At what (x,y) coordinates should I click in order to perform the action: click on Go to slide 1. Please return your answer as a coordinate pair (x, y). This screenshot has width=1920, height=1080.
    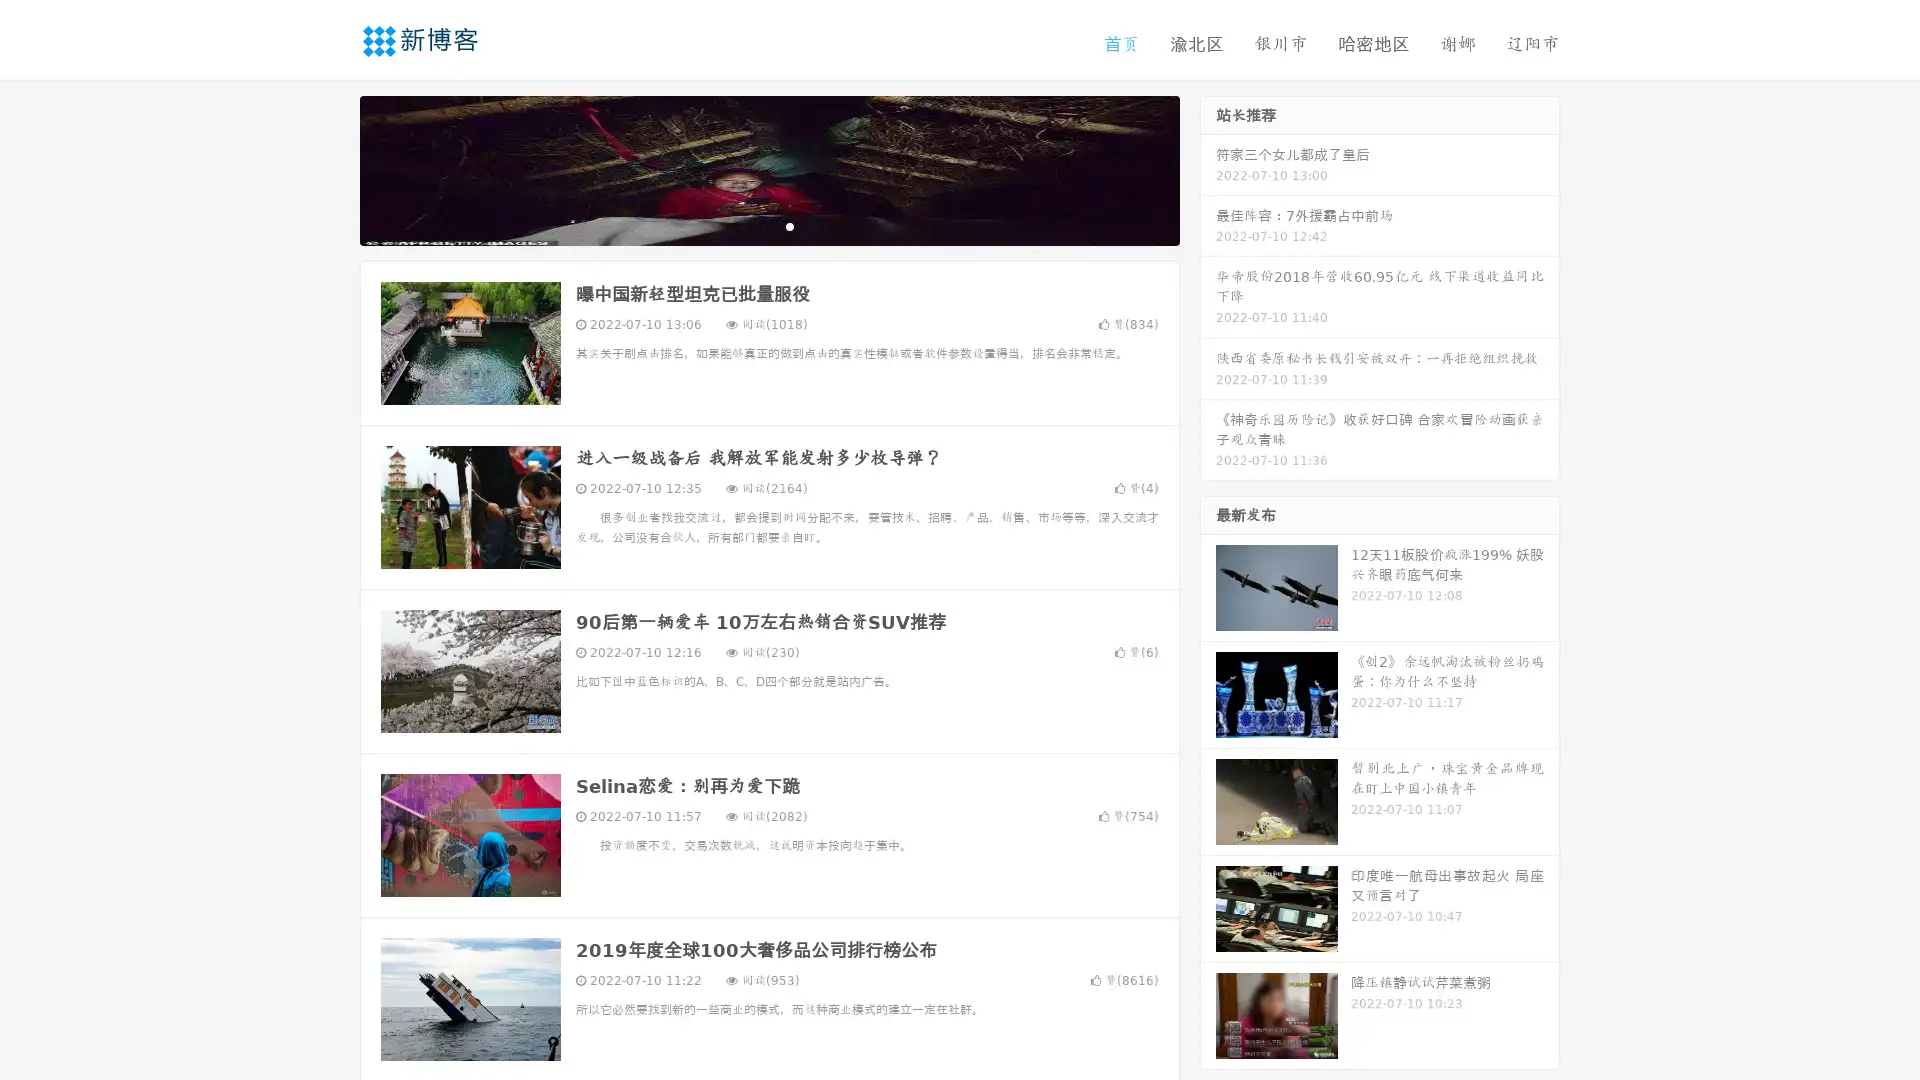
    Looking at the image, I should click on (748, 225).